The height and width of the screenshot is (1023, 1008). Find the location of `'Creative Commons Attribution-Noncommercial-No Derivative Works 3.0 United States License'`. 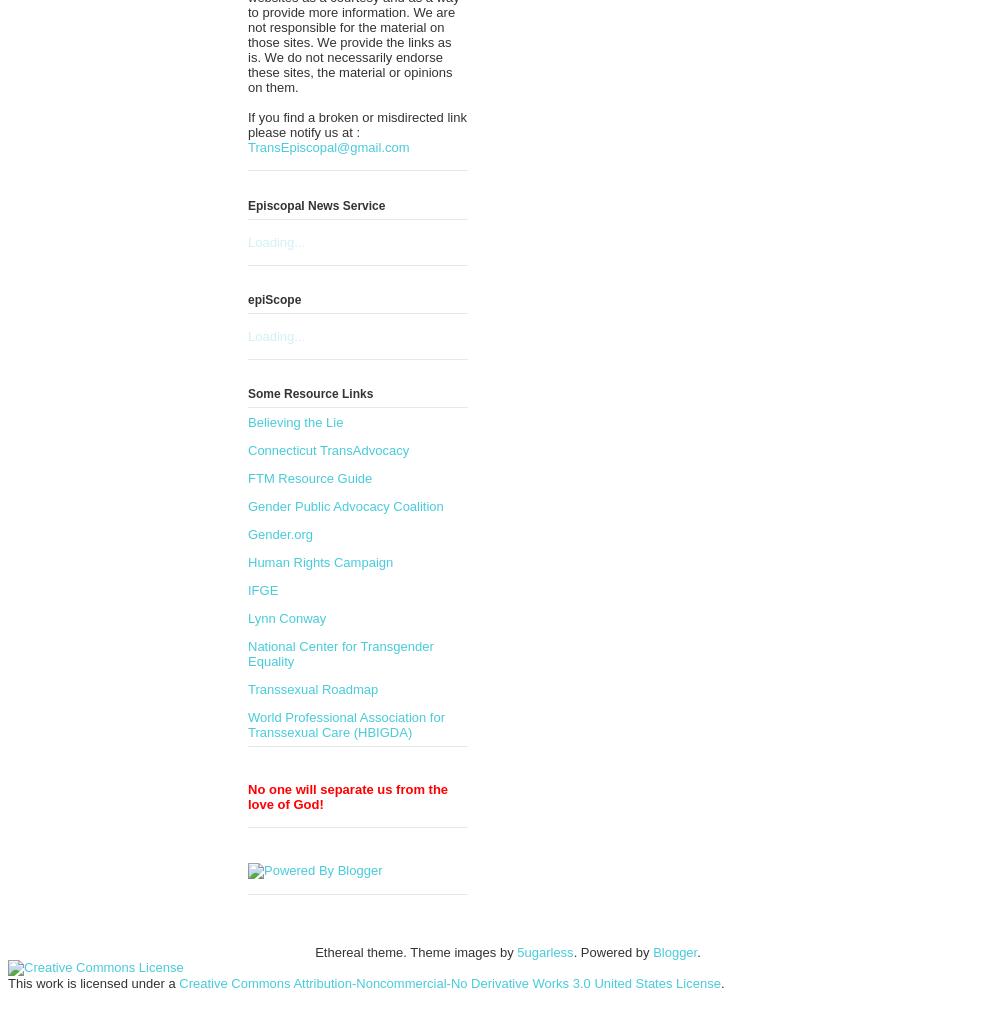

'Creative Commons Attribution-Noncommercial-No Derivative Works 3.0 United States License' is located at coordinates (449, 983).